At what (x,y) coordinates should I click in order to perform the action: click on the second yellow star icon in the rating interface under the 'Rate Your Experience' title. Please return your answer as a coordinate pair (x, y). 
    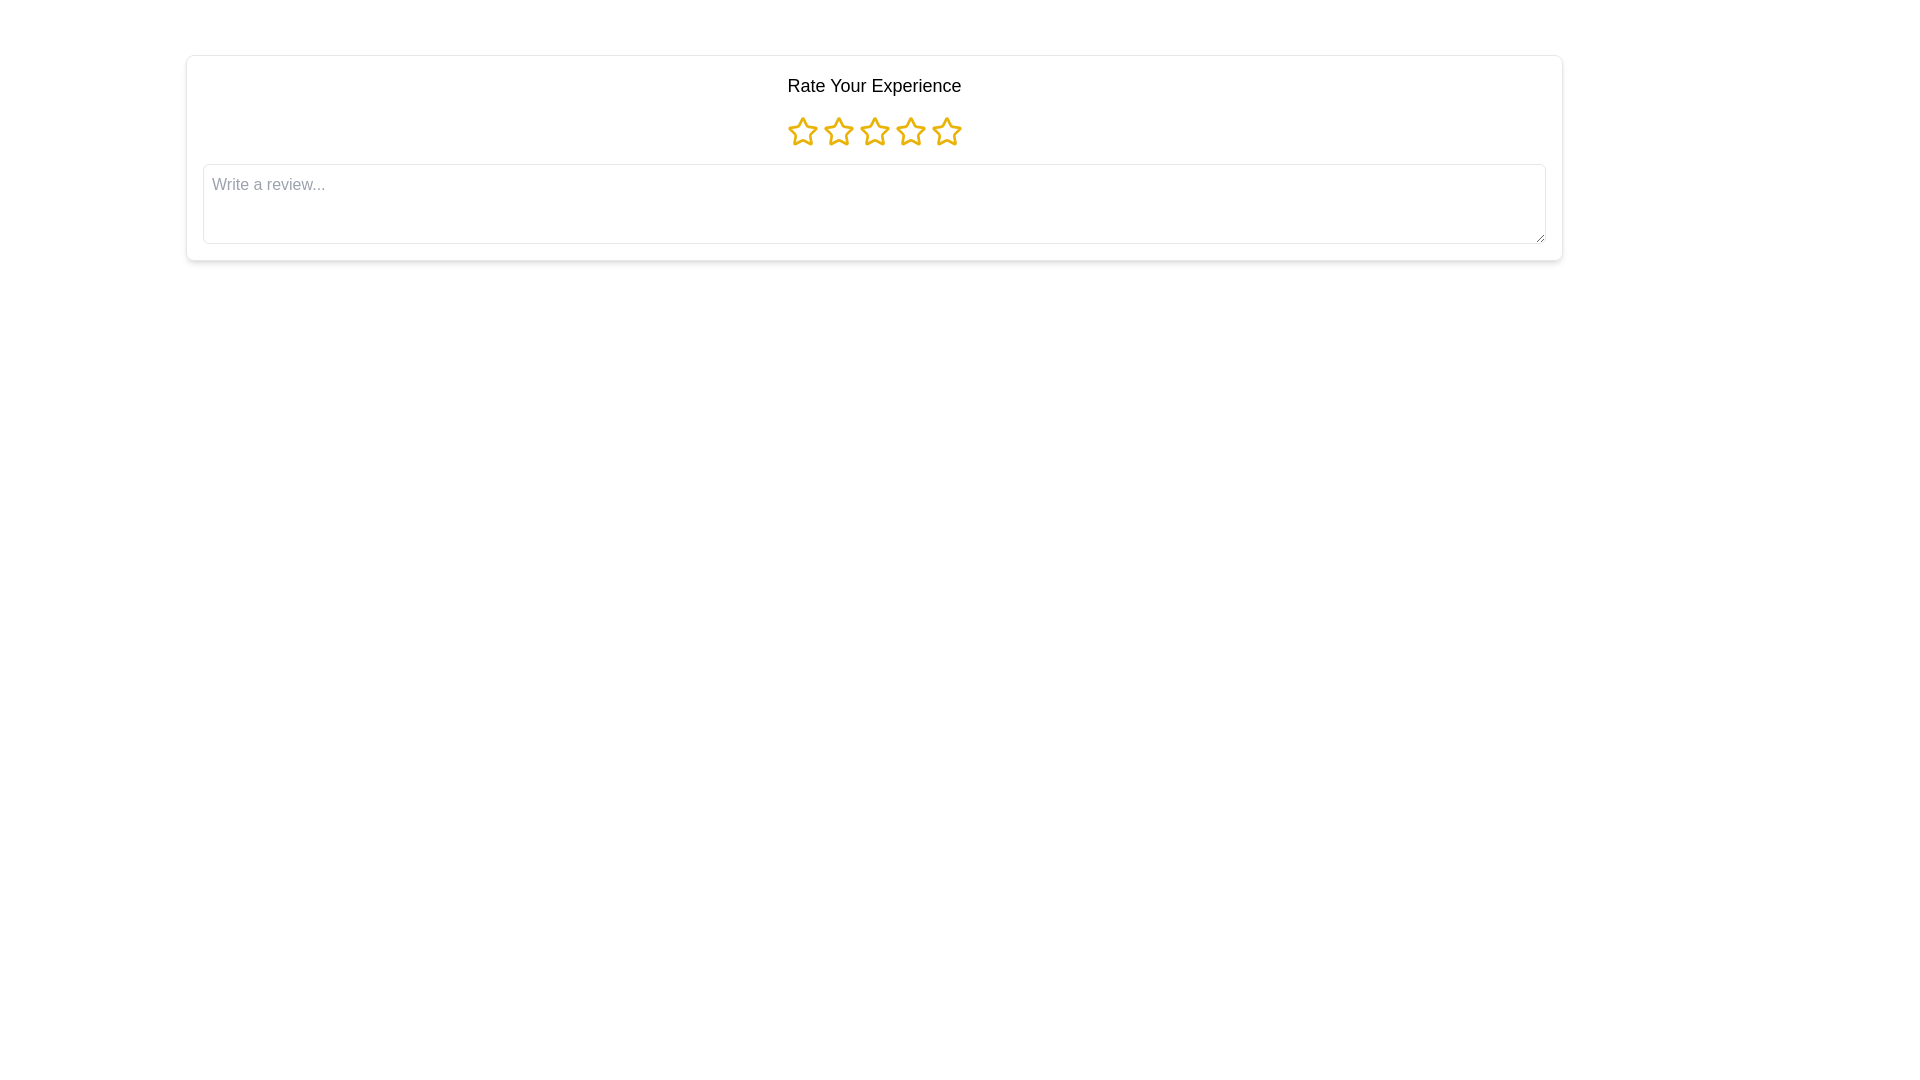
    Looking at the image, I should click on (838, 131).